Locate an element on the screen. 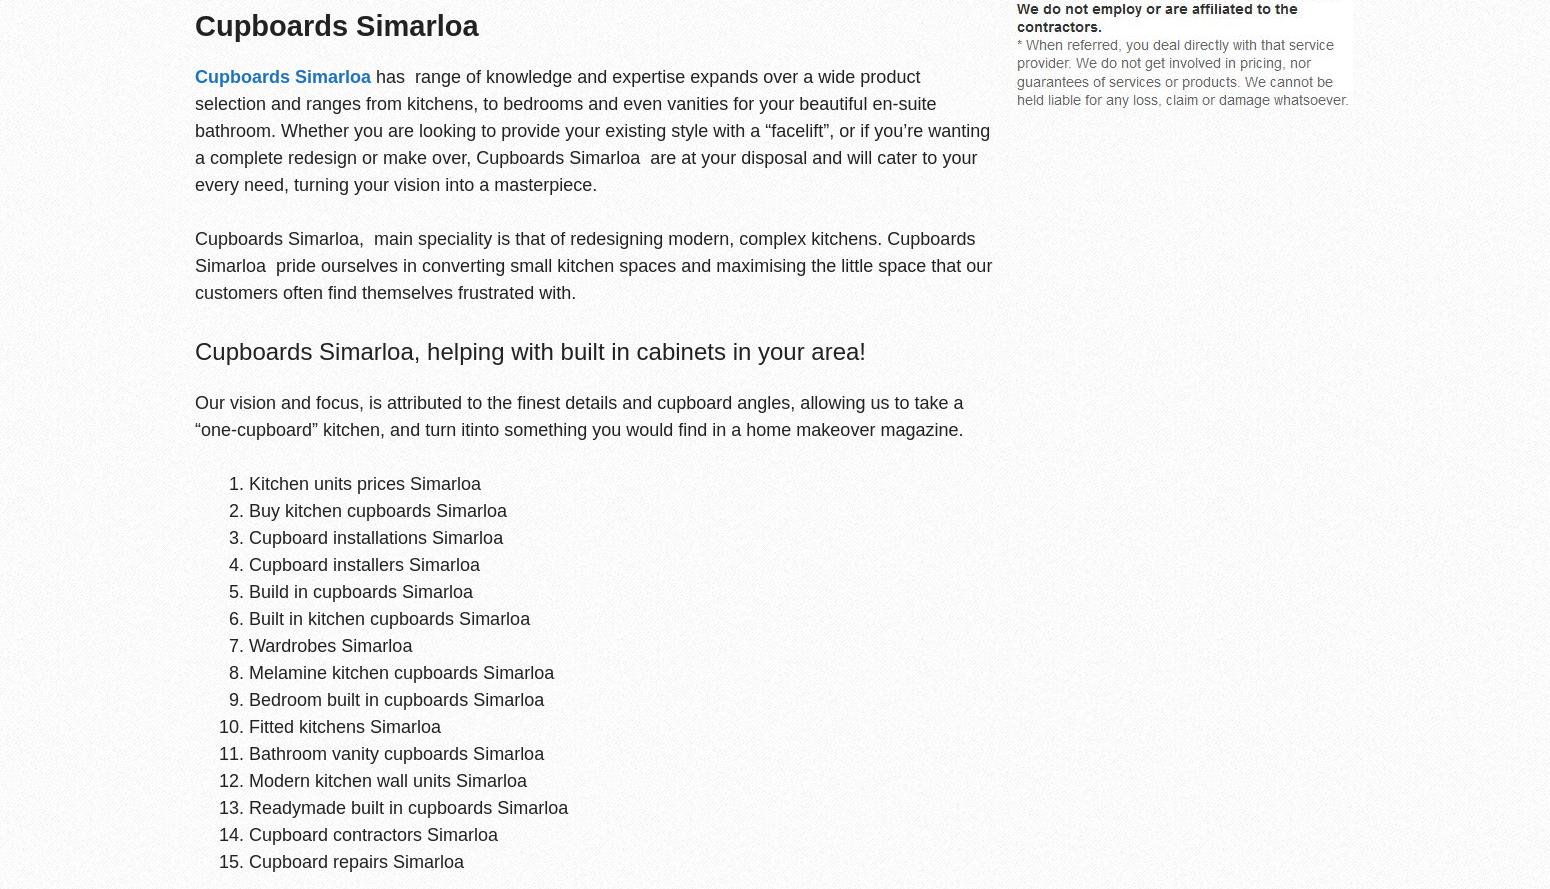 This screenshot has width=1550, height=889. 'Build in cupboards Simarloa' is located at coordinates (248, 590).